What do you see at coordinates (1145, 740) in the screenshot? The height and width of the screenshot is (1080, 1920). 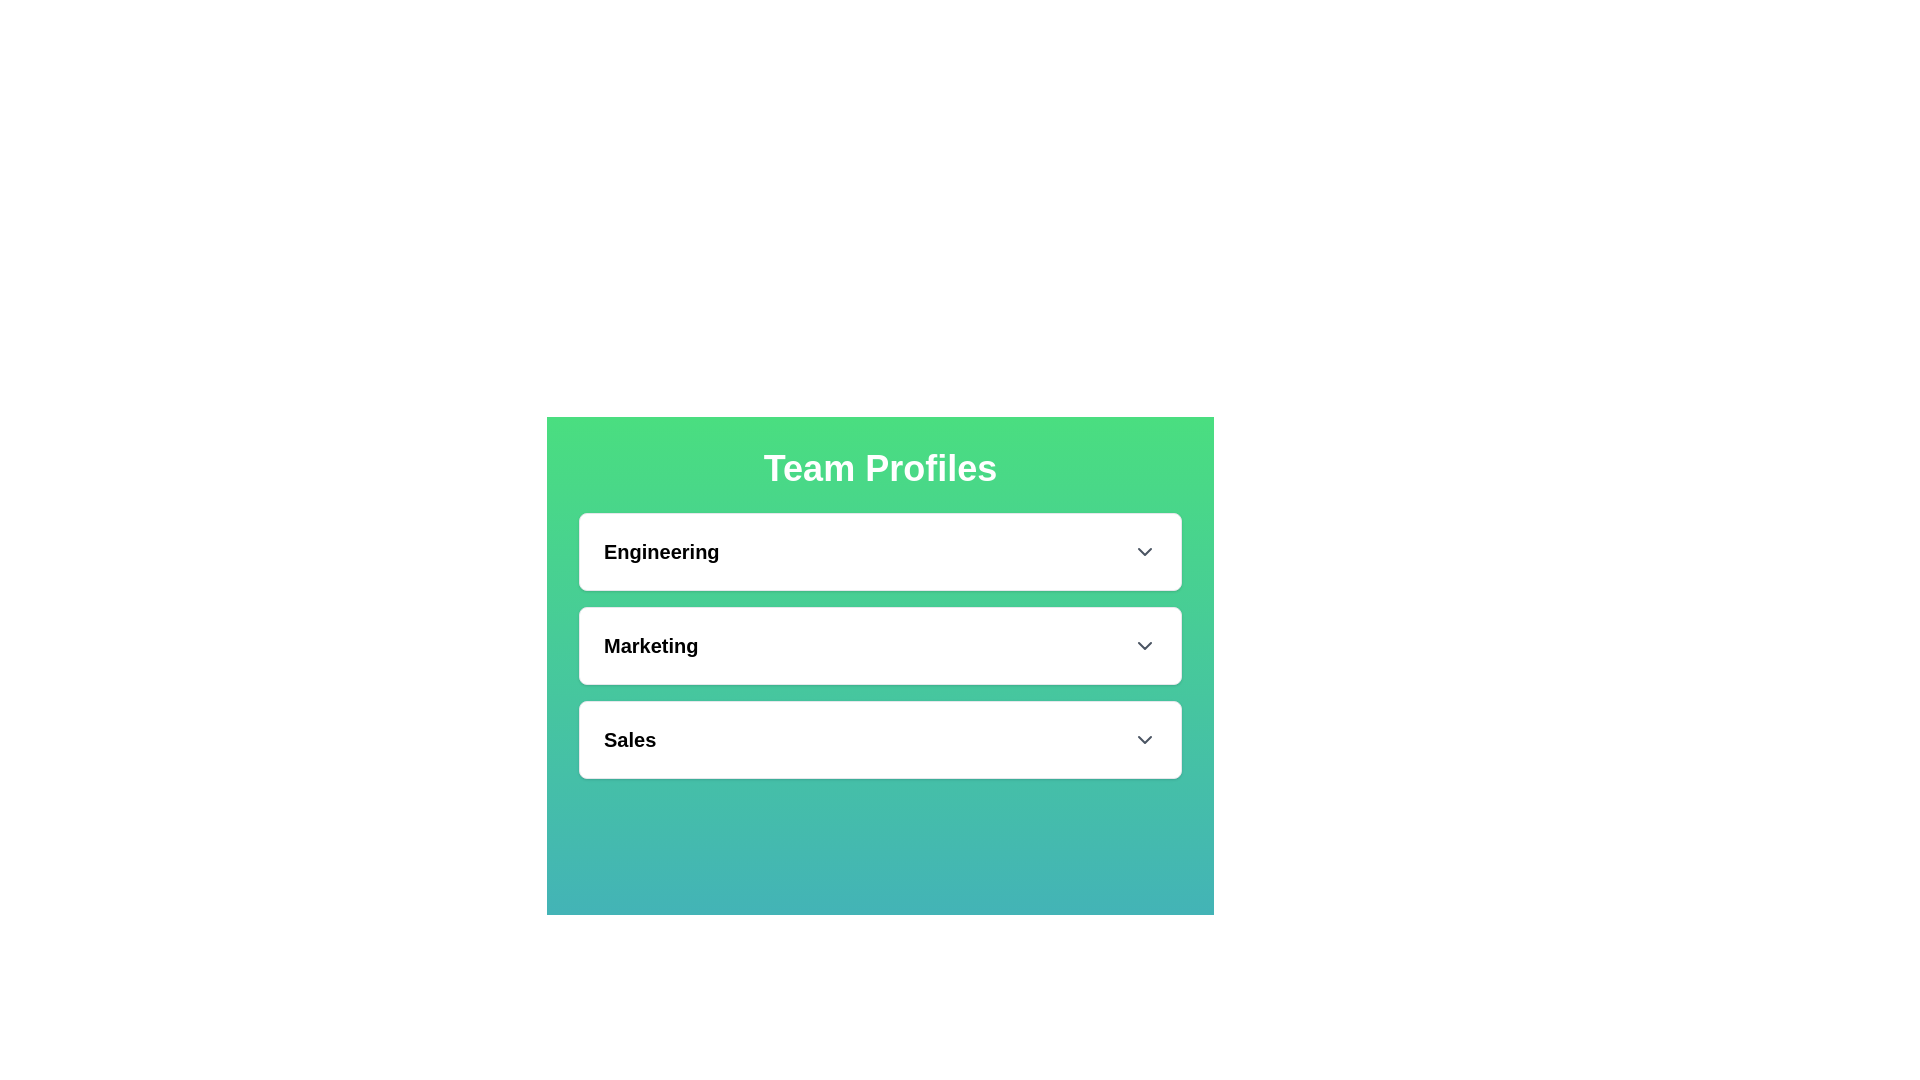 I see `the downward-facing chevron arrow icon at the right end of the 'Sales' row` at bounding box center [1145, 740].